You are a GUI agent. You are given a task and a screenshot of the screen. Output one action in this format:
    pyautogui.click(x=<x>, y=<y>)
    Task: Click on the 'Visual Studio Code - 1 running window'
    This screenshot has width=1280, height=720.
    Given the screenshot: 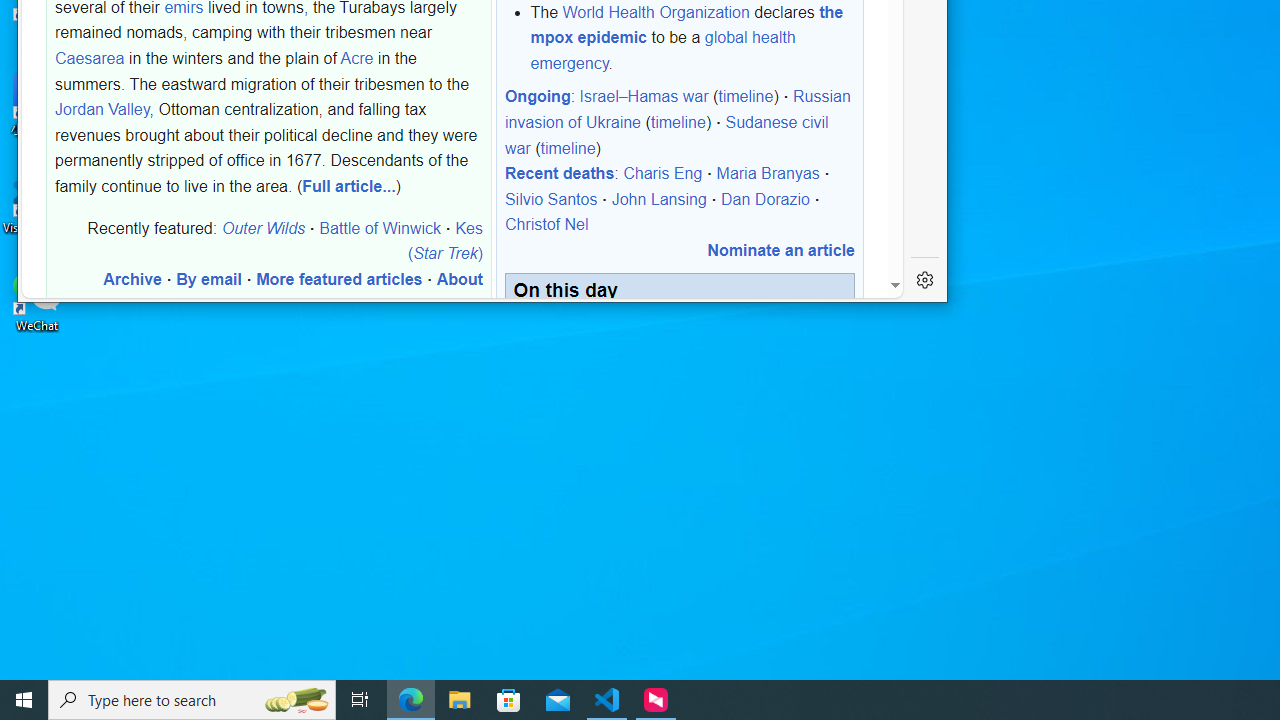 What is the action you would take?
    pyautogui.click(x=606, y=698)
    